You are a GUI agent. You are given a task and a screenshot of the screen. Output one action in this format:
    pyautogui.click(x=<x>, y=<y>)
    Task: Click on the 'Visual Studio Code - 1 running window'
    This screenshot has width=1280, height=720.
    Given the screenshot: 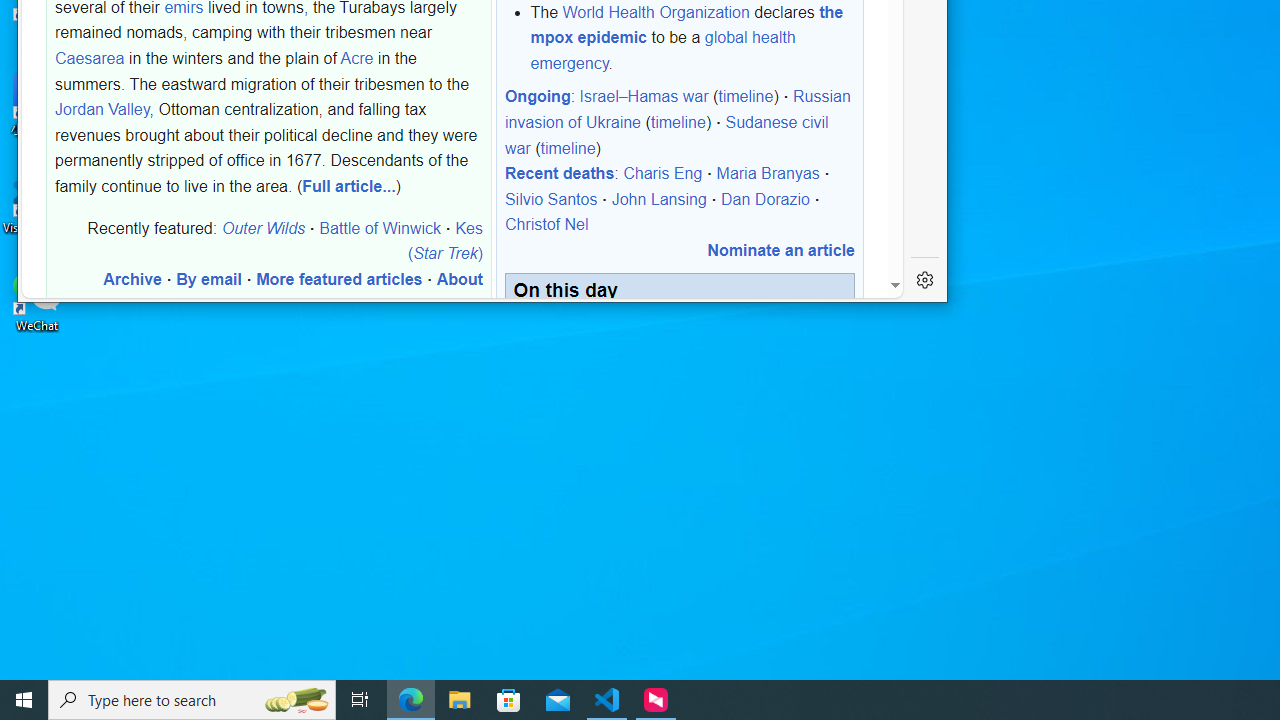 What is the action you would take?
    pyautogui.click(x=606, y=698)
    